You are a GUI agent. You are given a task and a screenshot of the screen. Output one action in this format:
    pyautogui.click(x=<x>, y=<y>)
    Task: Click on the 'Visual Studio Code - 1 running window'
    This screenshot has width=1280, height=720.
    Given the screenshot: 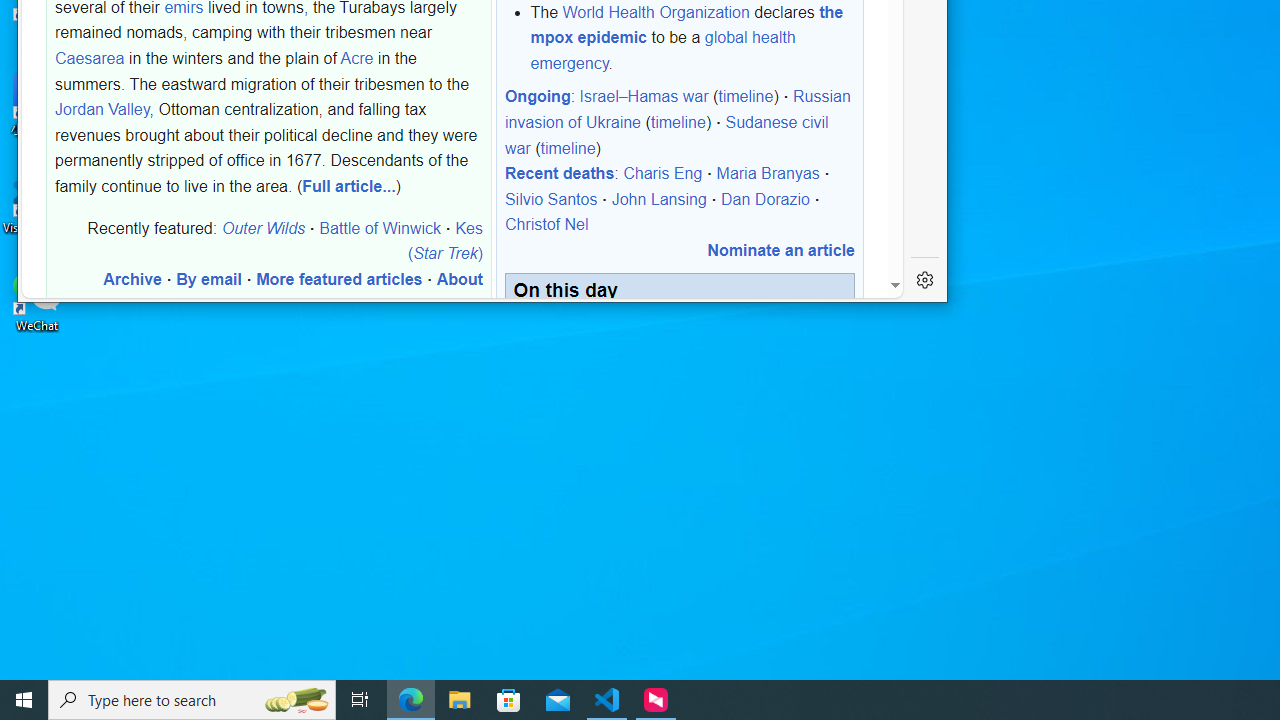 What is the action you would take?
    pyautogui.click(x=606, y=698)
    